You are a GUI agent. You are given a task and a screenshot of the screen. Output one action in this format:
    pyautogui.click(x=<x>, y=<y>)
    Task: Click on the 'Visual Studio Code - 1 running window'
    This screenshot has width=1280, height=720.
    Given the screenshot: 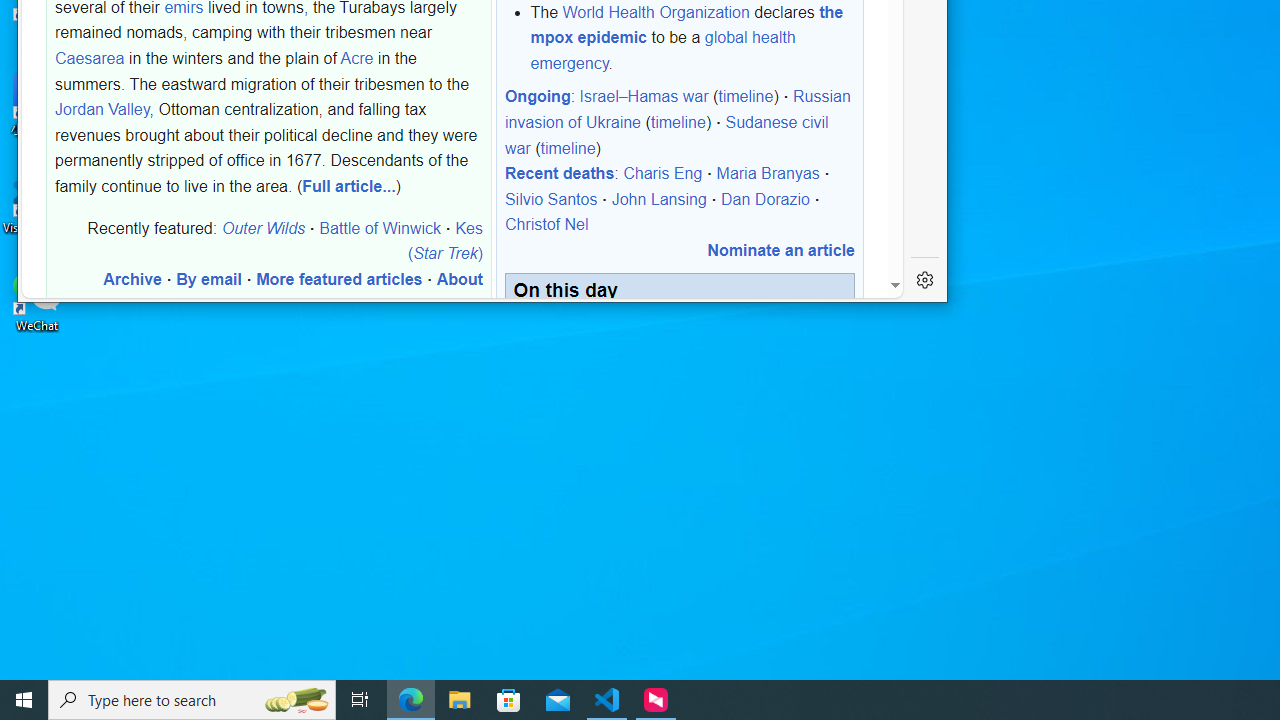 What is the action you would take?
    pyautogui.click(x=606, y=698)
    